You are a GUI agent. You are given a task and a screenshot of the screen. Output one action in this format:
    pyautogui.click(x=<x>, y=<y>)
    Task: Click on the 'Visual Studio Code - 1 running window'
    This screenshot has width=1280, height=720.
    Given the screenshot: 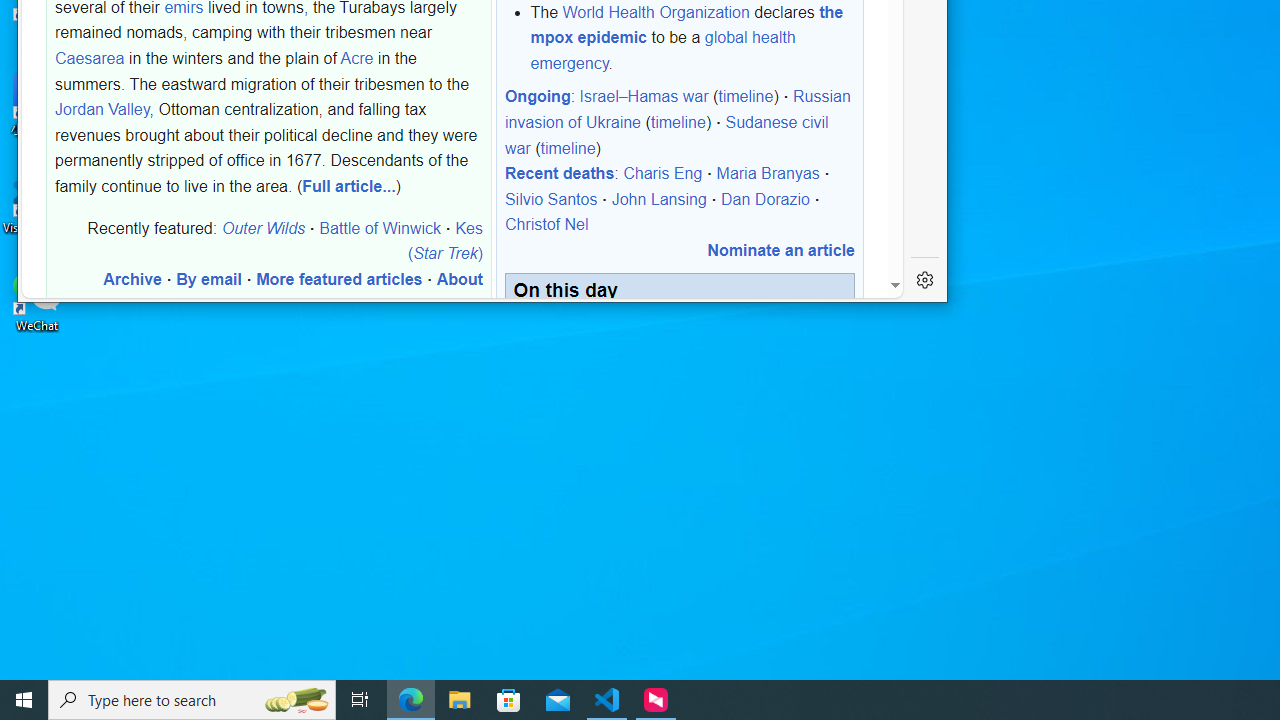 What is the action you would take?
    pyautogui.click(x=606, y=698)
    